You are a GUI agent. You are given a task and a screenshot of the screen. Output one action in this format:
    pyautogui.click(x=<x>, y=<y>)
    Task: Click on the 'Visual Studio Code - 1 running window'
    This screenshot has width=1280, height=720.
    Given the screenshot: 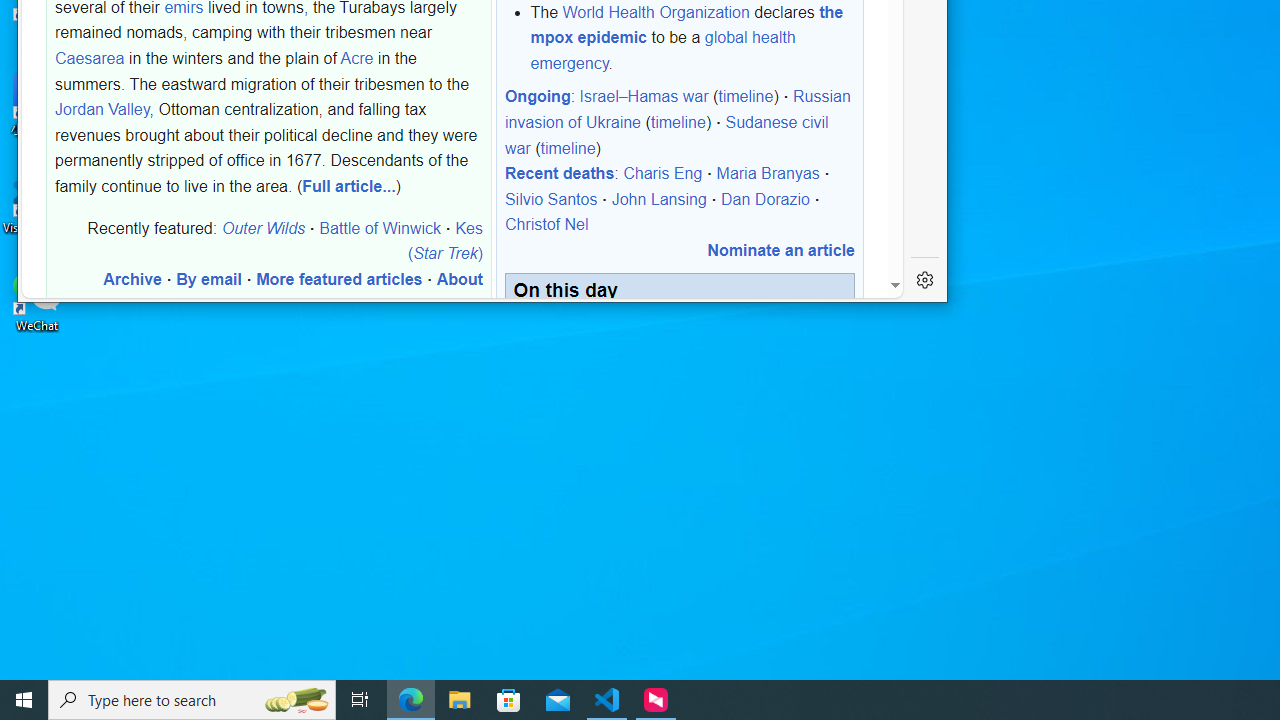 What is the action you would take?
    pyautogui.click(x=606, y=698)
    